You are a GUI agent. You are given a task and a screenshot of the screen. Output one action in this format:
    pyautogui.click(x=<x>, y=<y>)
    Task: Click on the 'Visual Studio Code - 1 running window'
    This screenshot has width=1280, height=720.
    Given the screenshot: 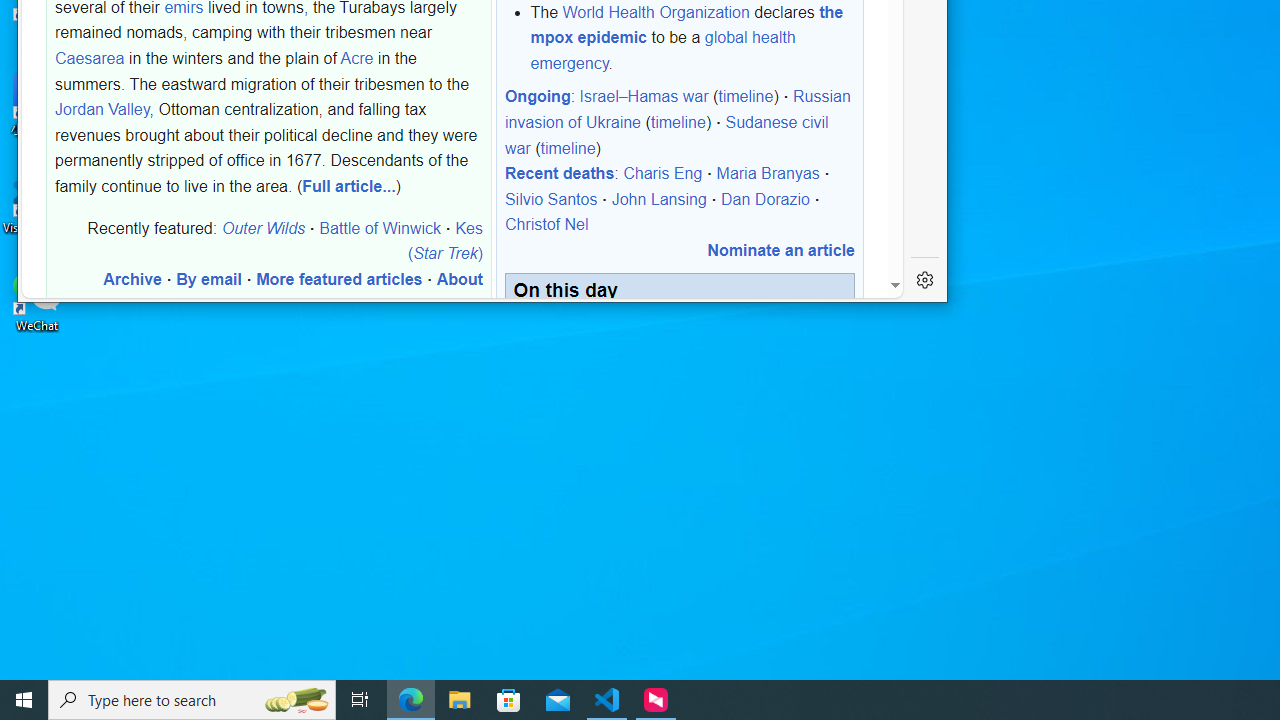 What is the action you would take?
    pyautogui.click(x=606, y=698)
    